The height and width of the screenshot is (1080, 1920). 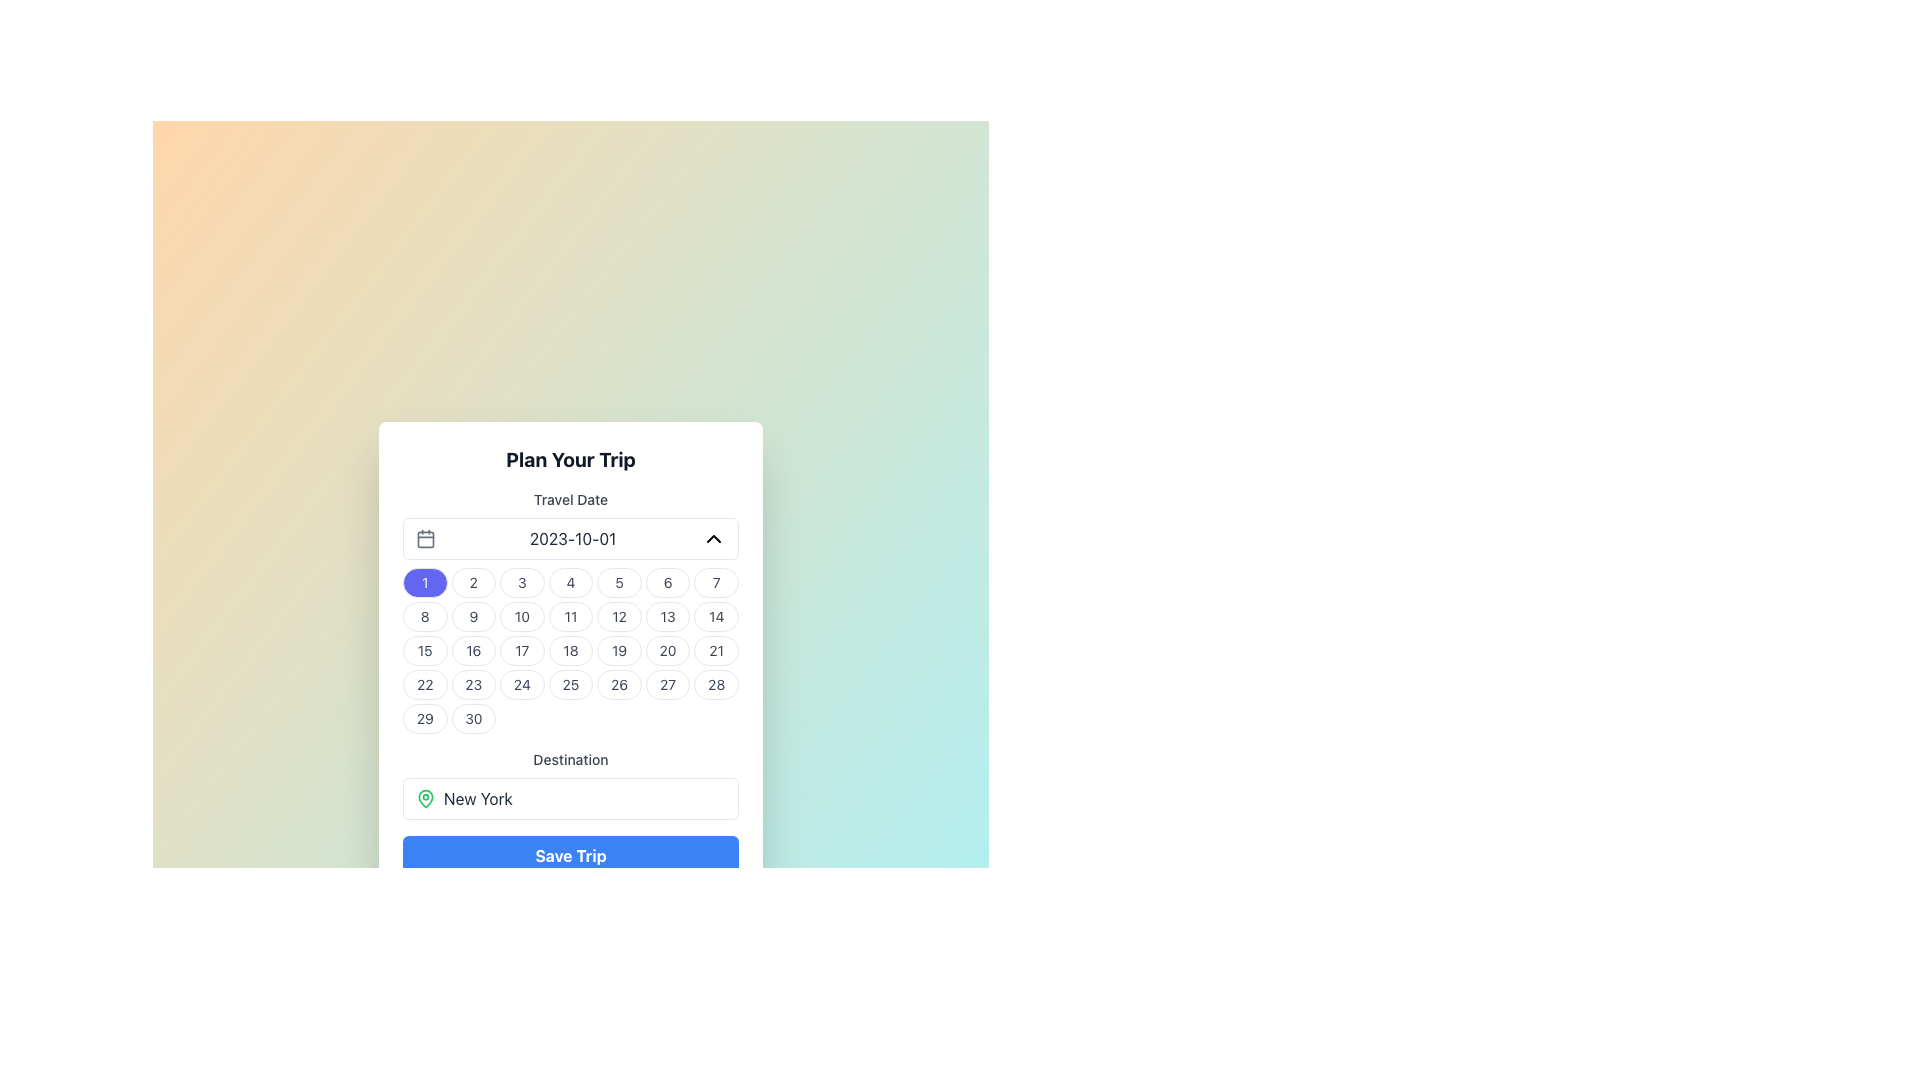 I want to click on the sixth button in the graphical calendar interface, so click(x=667, y=582).